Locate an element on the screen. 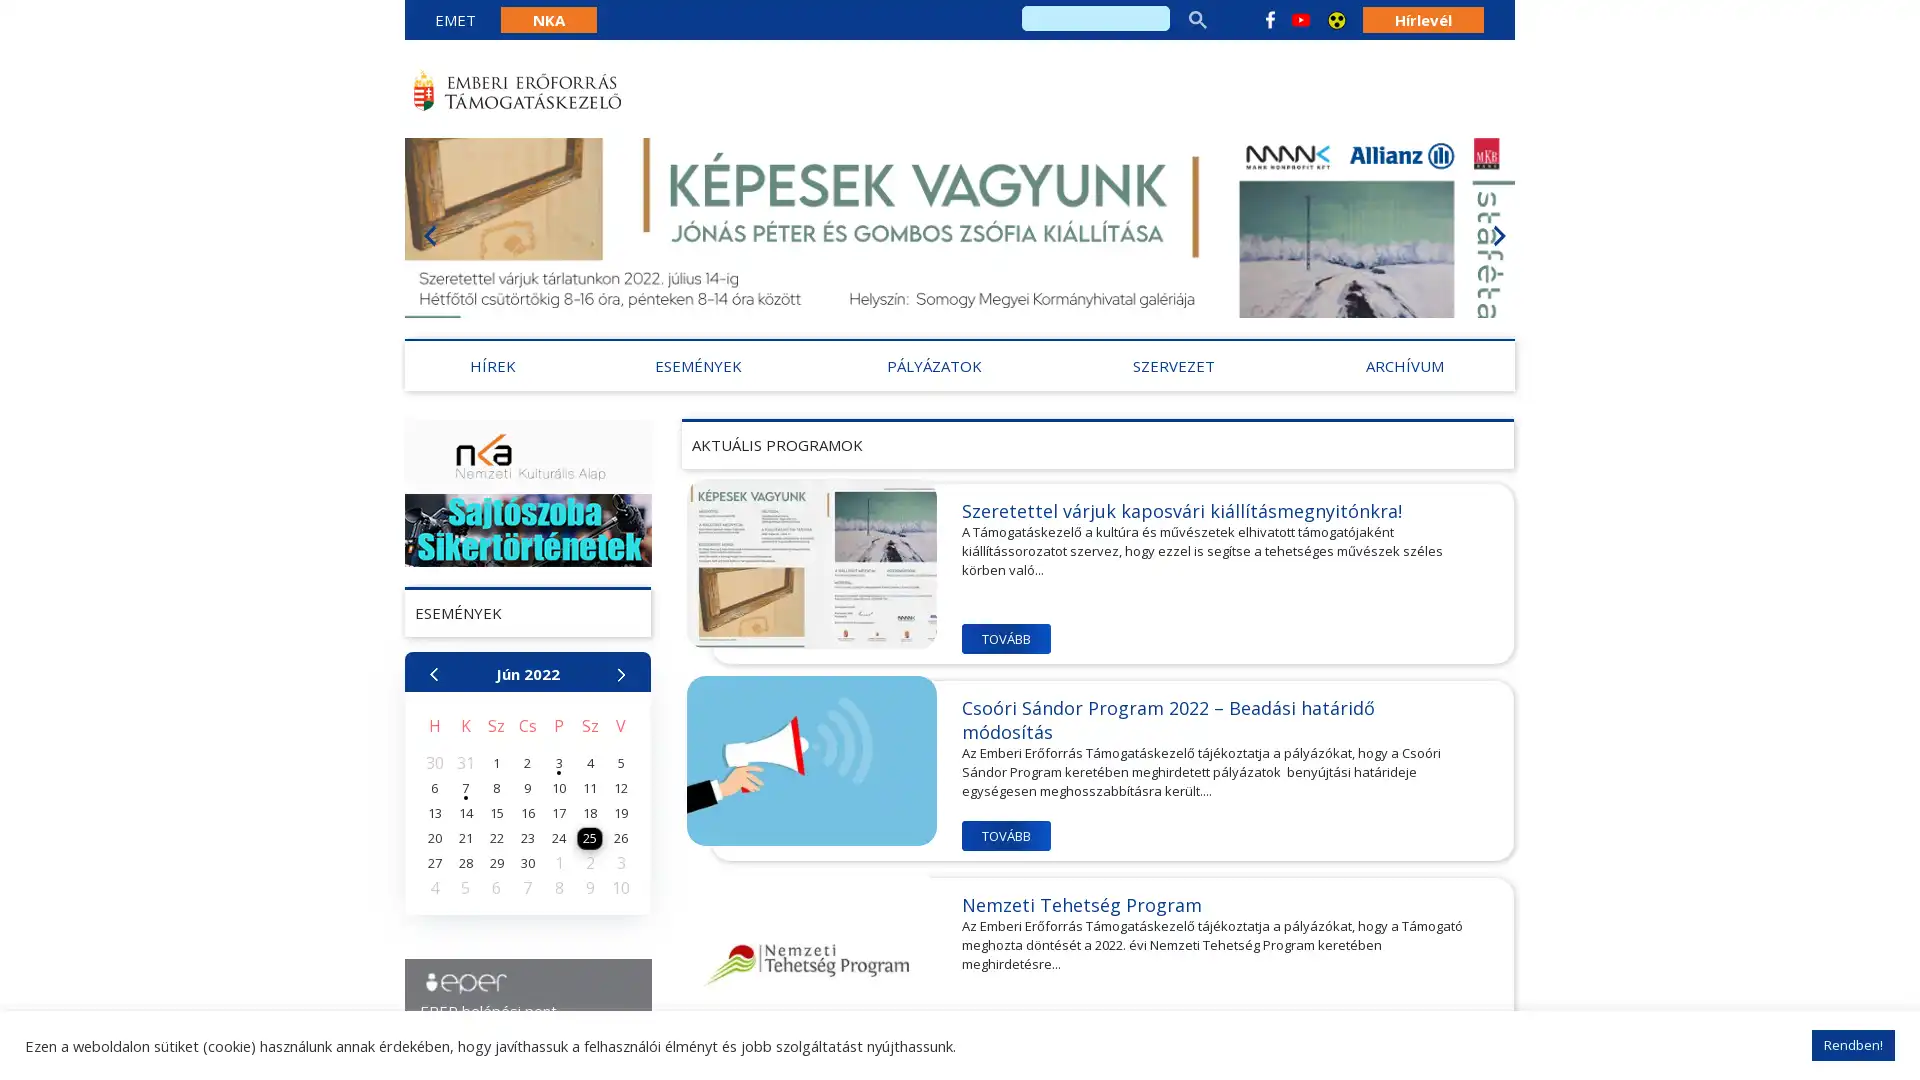  PALYAZATOK is located at coordinates (933, 366).